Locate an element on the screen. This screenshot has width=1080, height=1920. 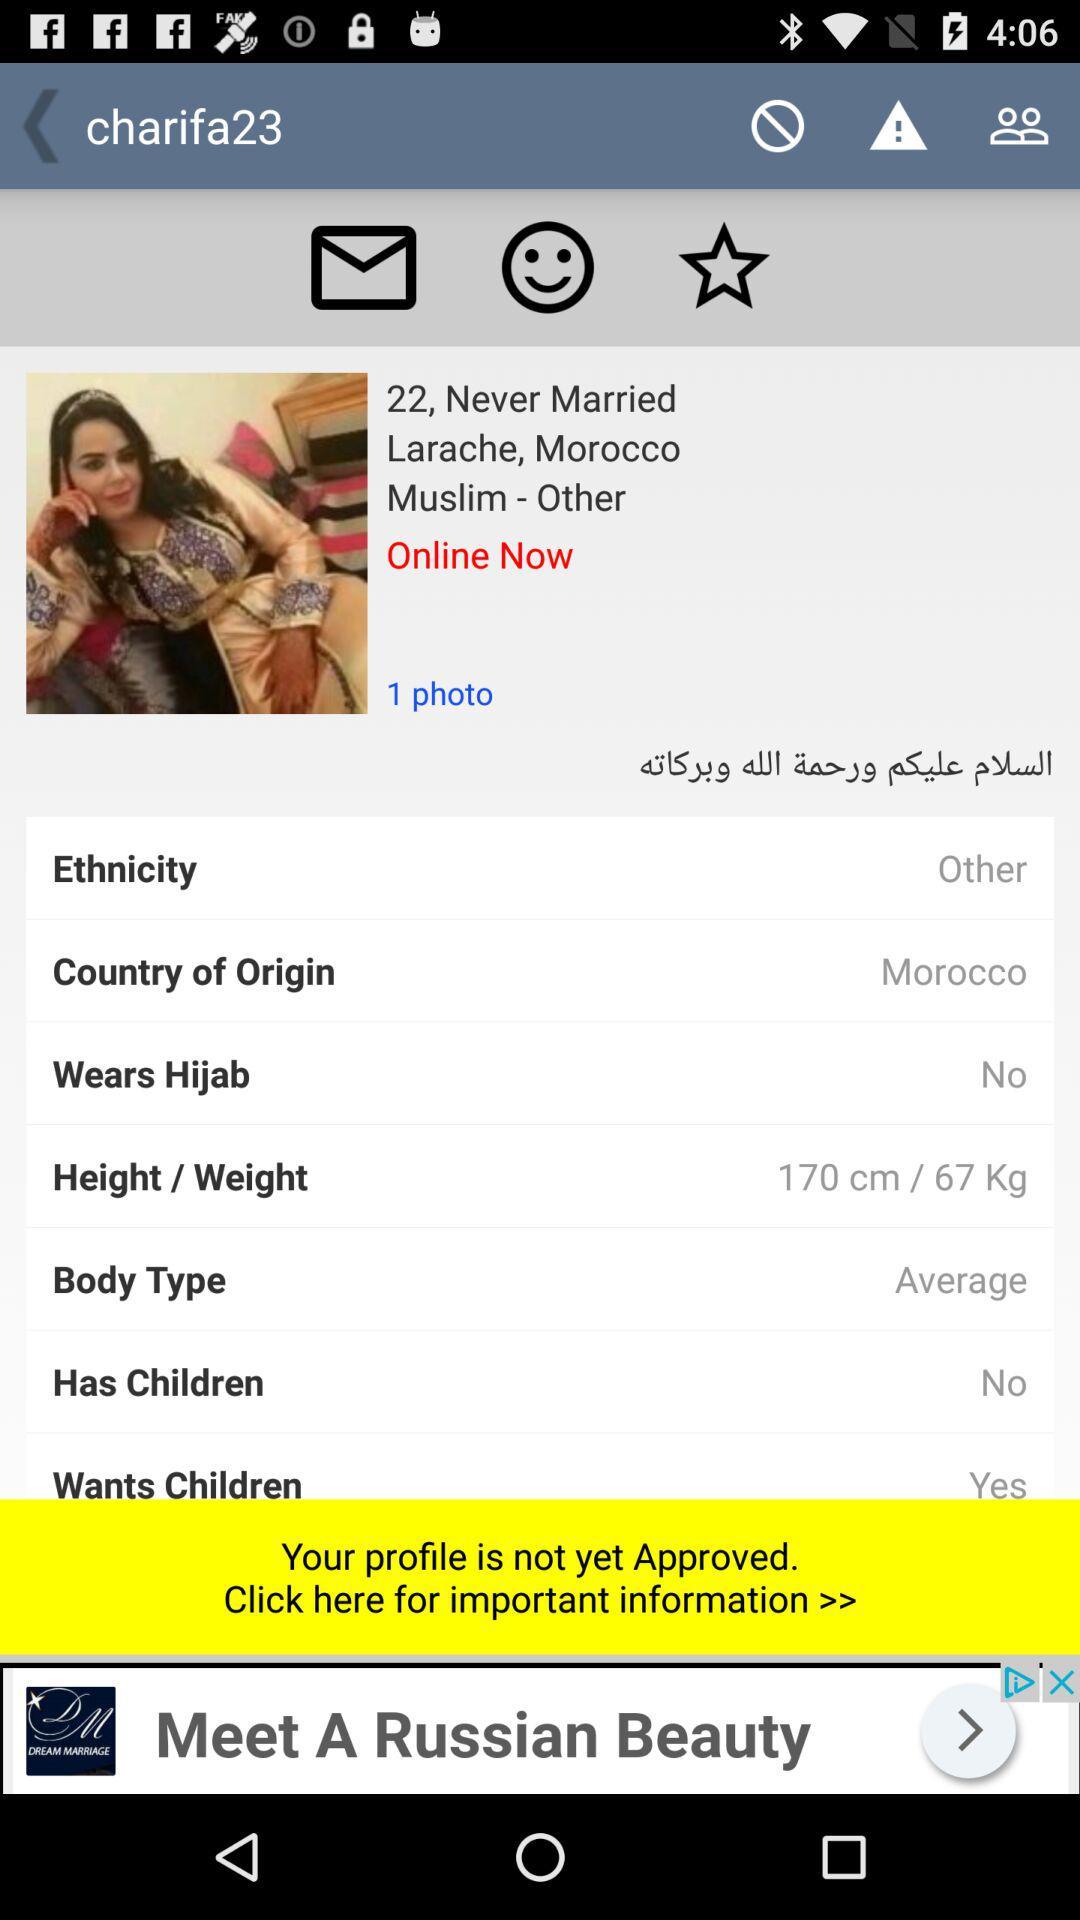
advertisement is located at coordinates (540, 1727).